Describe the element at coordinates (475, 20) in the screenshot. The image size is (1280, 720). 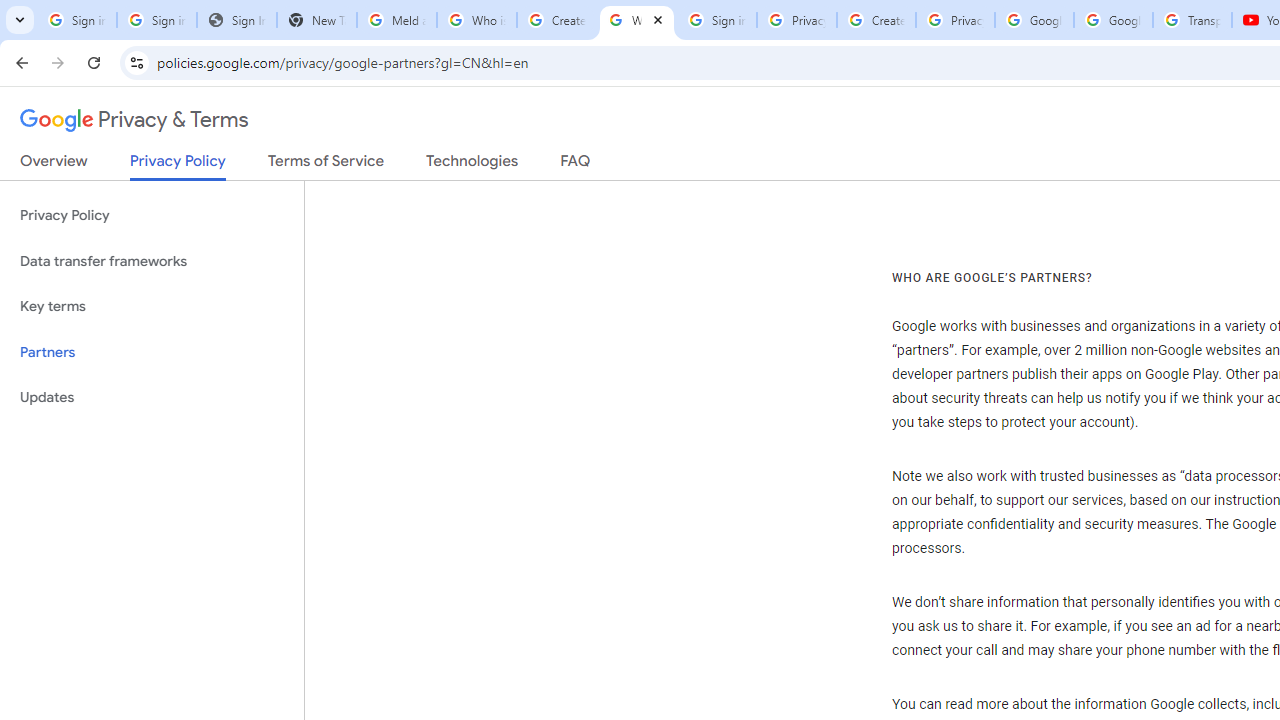
I see `'Who is my administrator? - Google Account Help'` at that location.